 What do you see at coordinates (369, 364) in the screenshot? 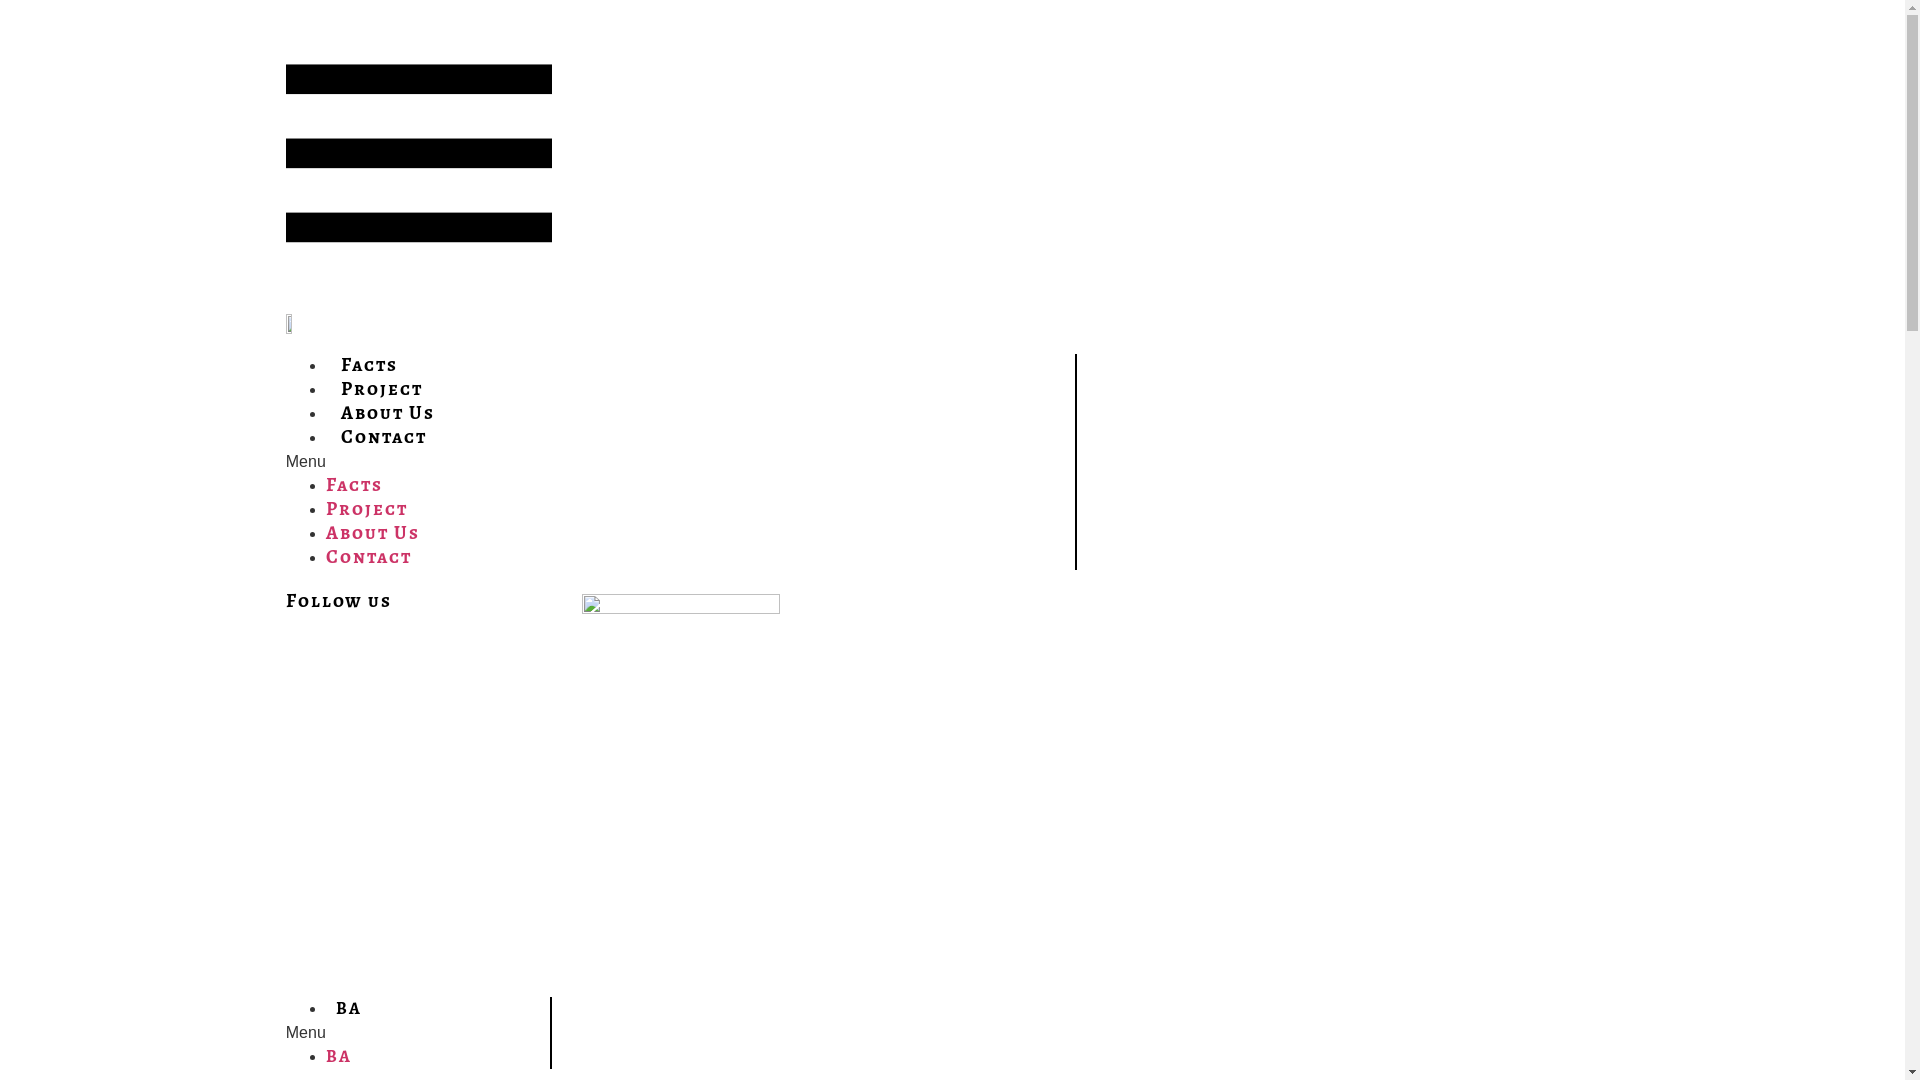
I see `'Facts'` at bounding box center [369, 364].